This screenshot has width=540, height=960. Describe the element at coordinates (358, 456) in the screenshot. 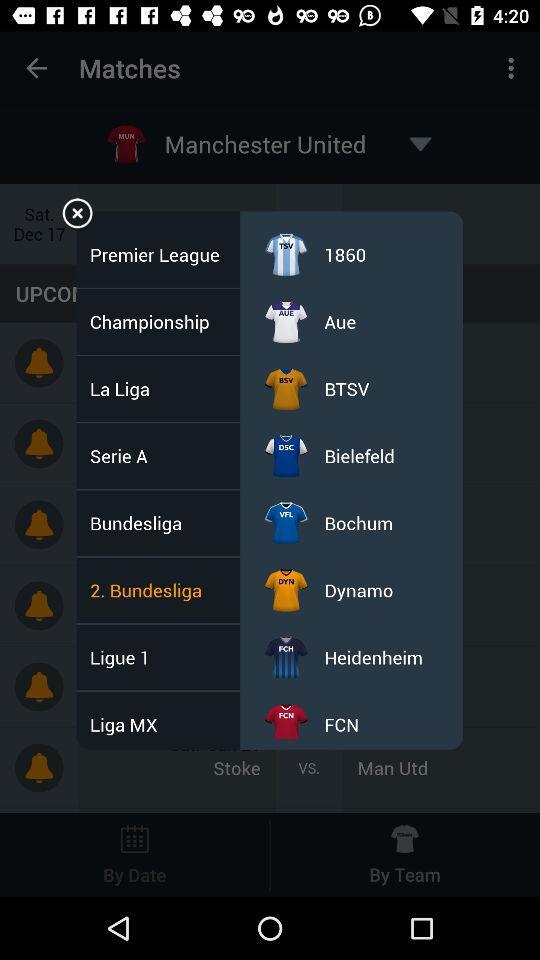

I see `the bielefeld` at that location.